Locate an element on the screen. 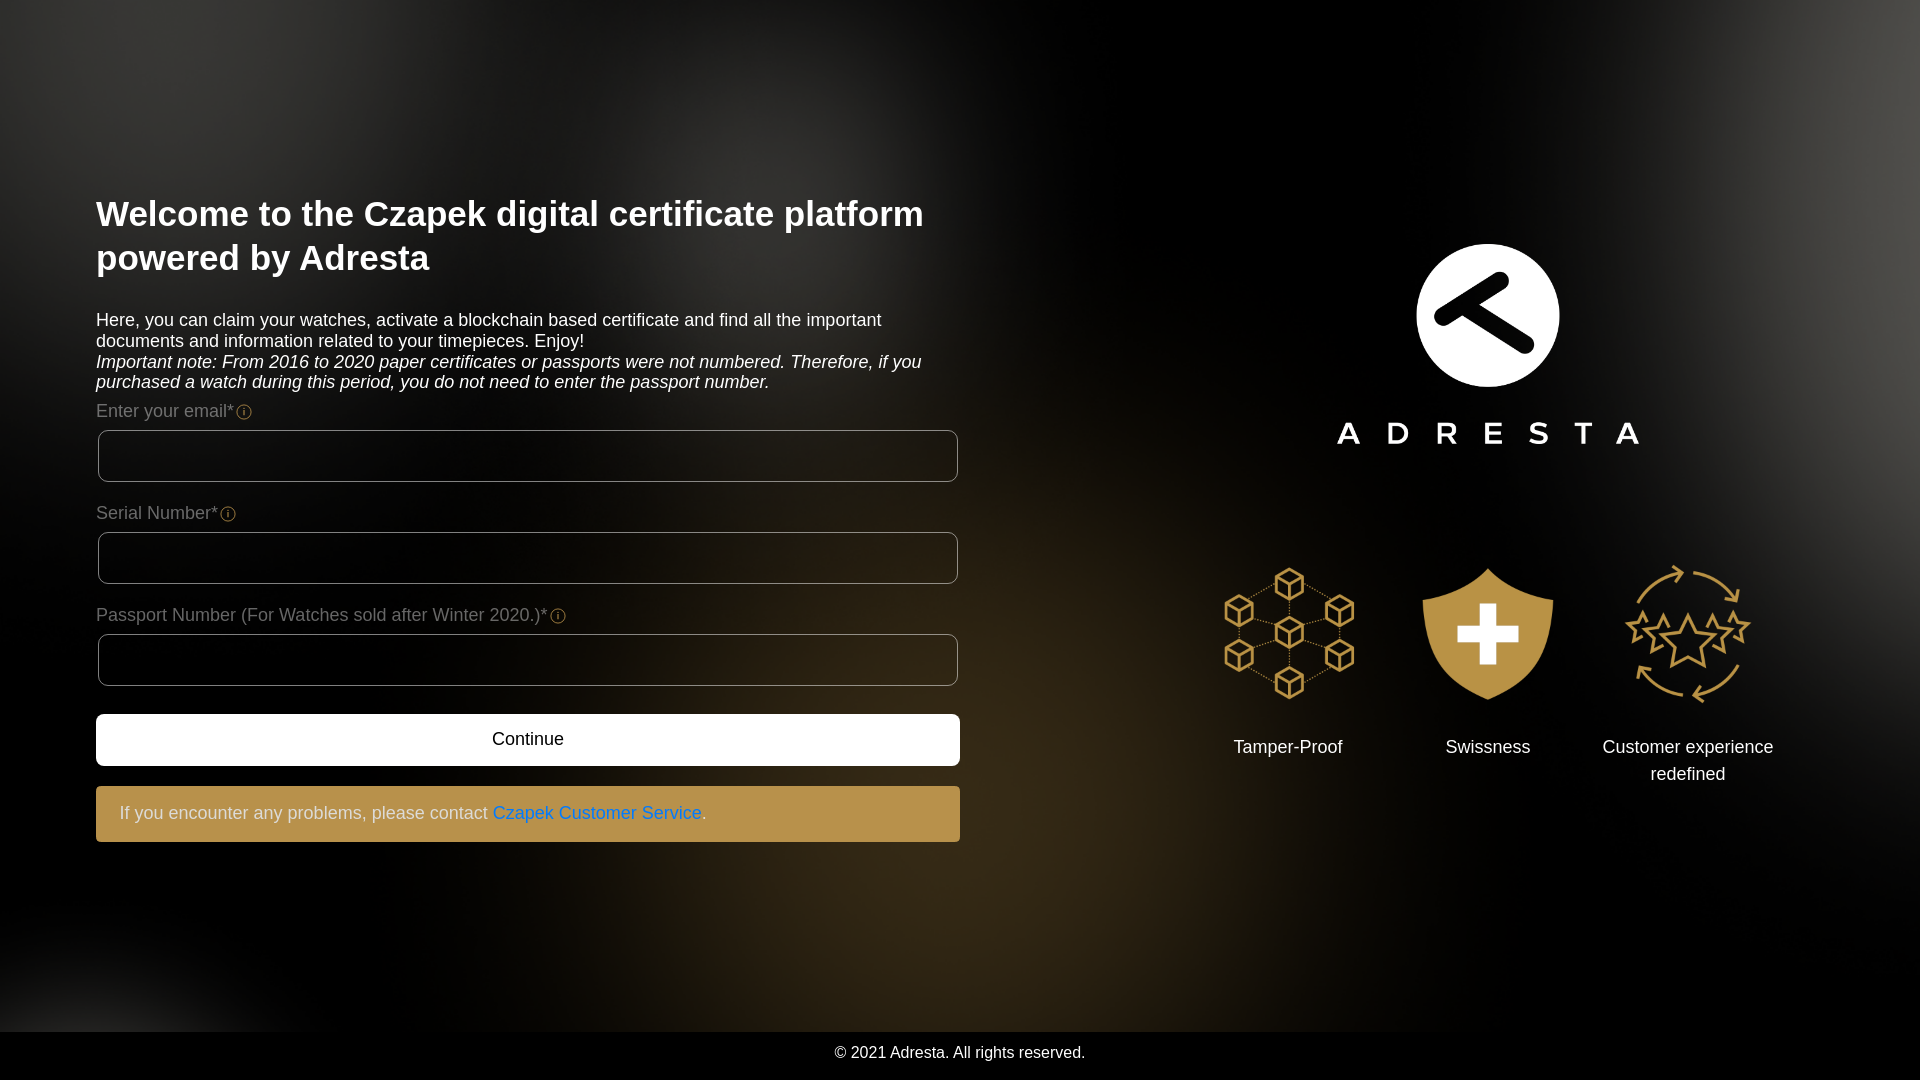 Image resolution: width=1920 pixels, height=1080 pixels. 'Continue' is located at coordinates (528, 740).